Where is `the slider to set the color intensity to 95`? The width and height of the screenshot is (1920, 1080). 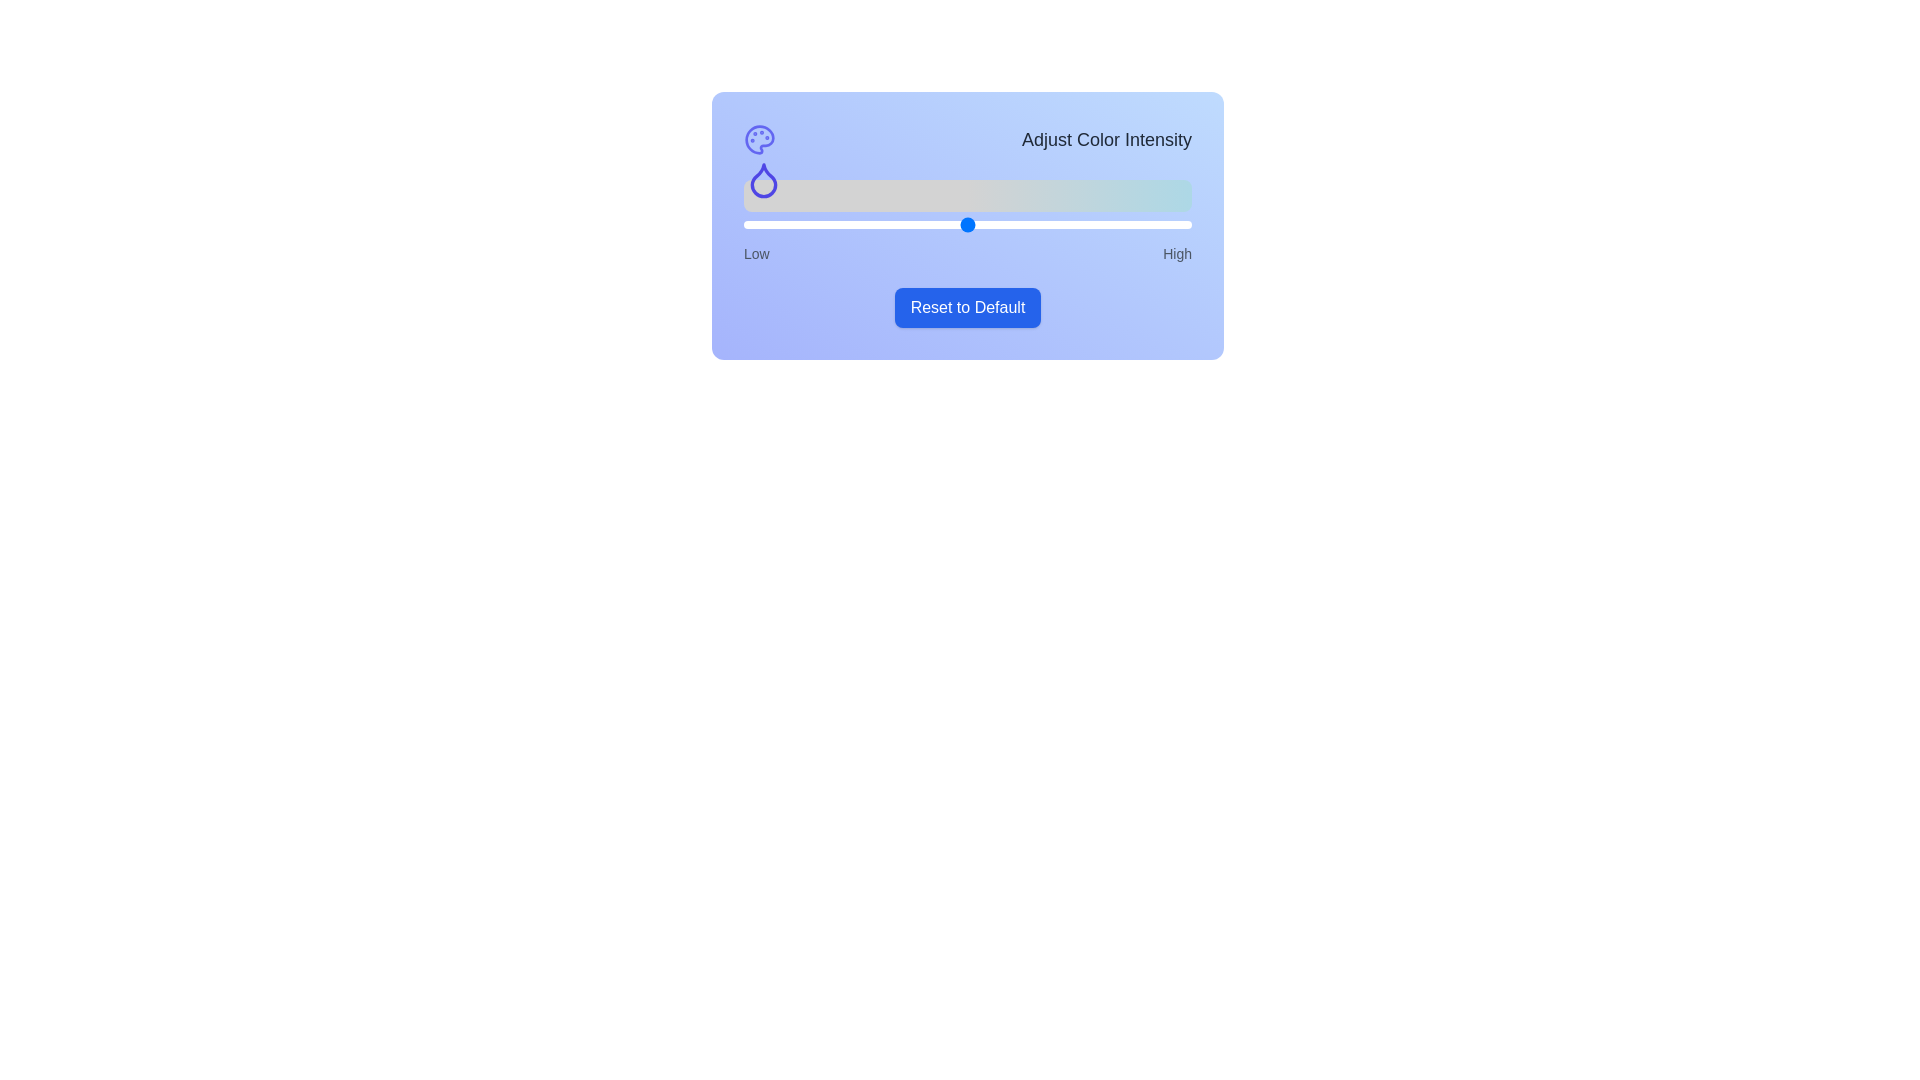 the slider to set the color intensity to 95 is located at coordinates (1169, 224).